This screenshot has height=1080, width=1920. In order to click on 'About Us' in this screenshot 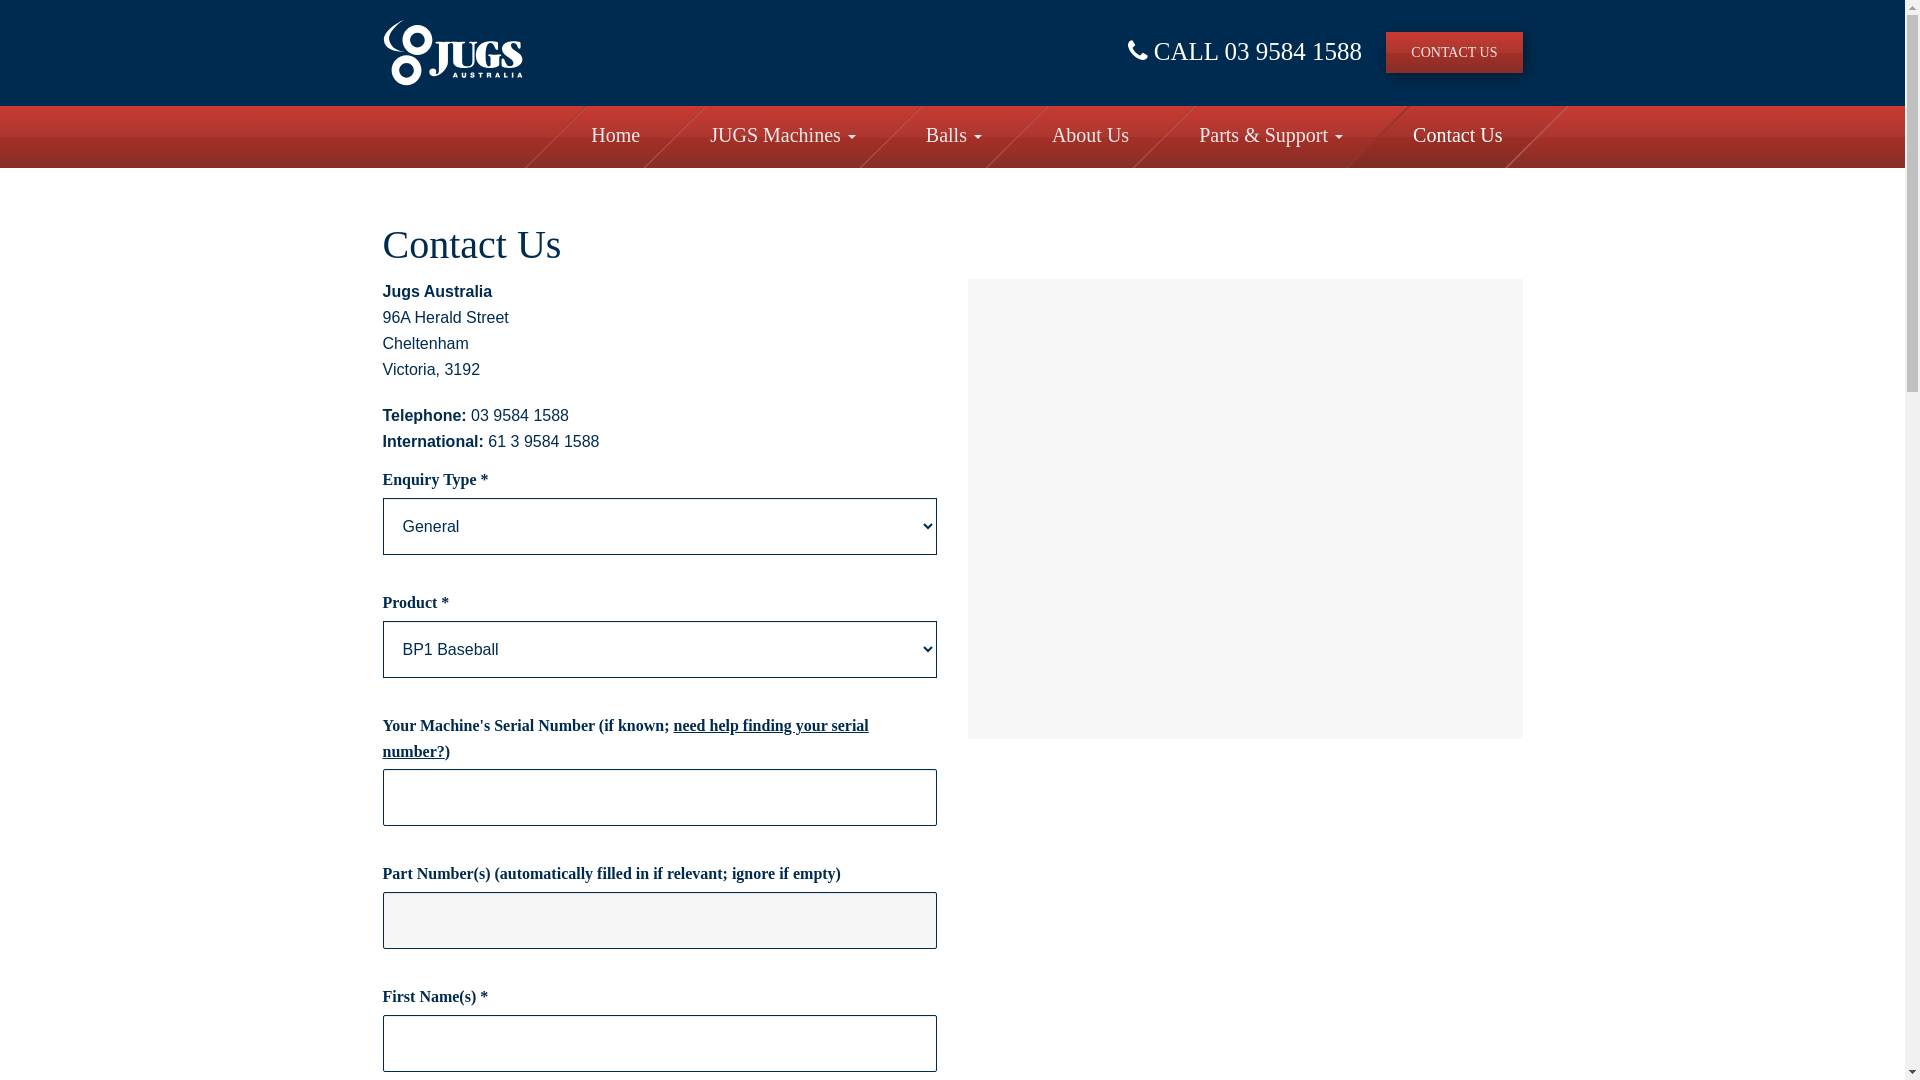, I will do `click(1089, 136)`.